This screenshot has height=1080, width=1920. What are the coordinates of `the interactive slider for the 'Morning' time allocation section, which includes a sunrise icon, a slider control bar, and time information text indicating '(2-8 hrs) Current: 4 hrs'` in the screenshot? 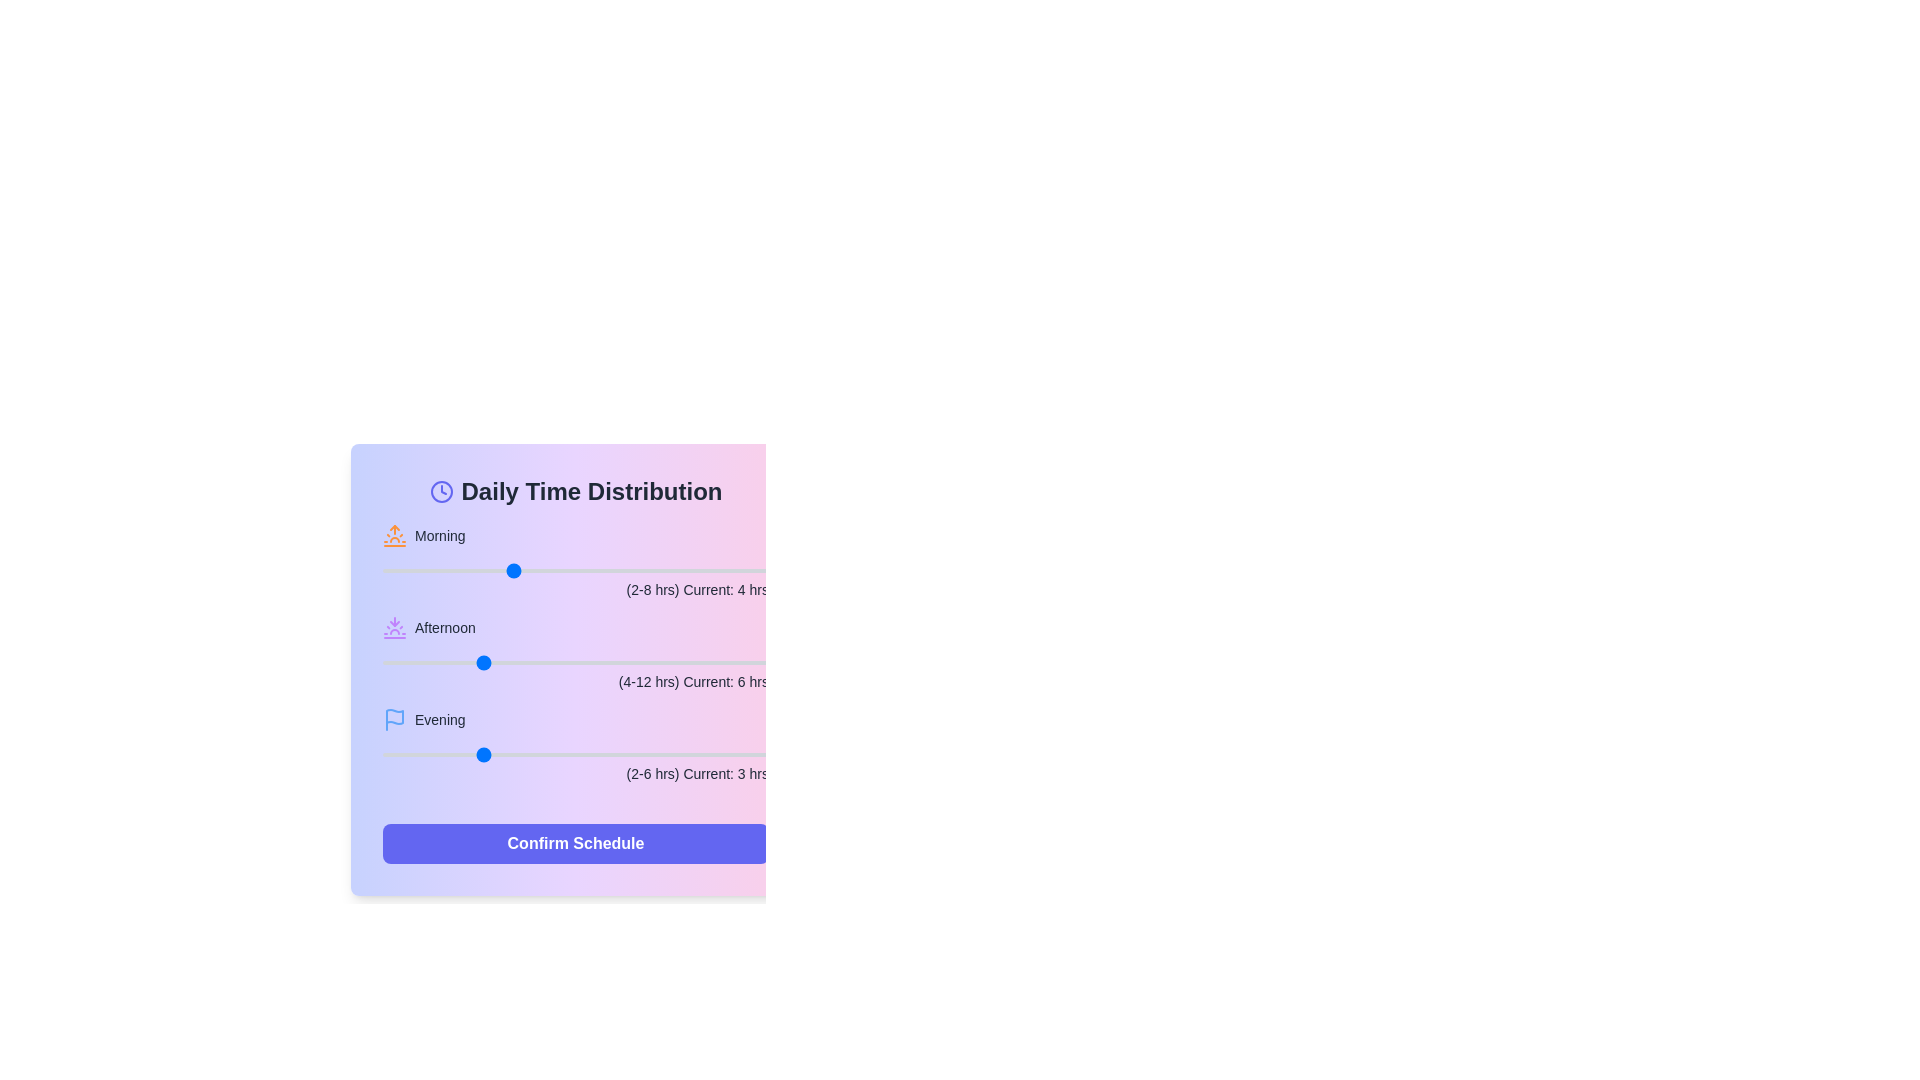 It's located at (575, 562).